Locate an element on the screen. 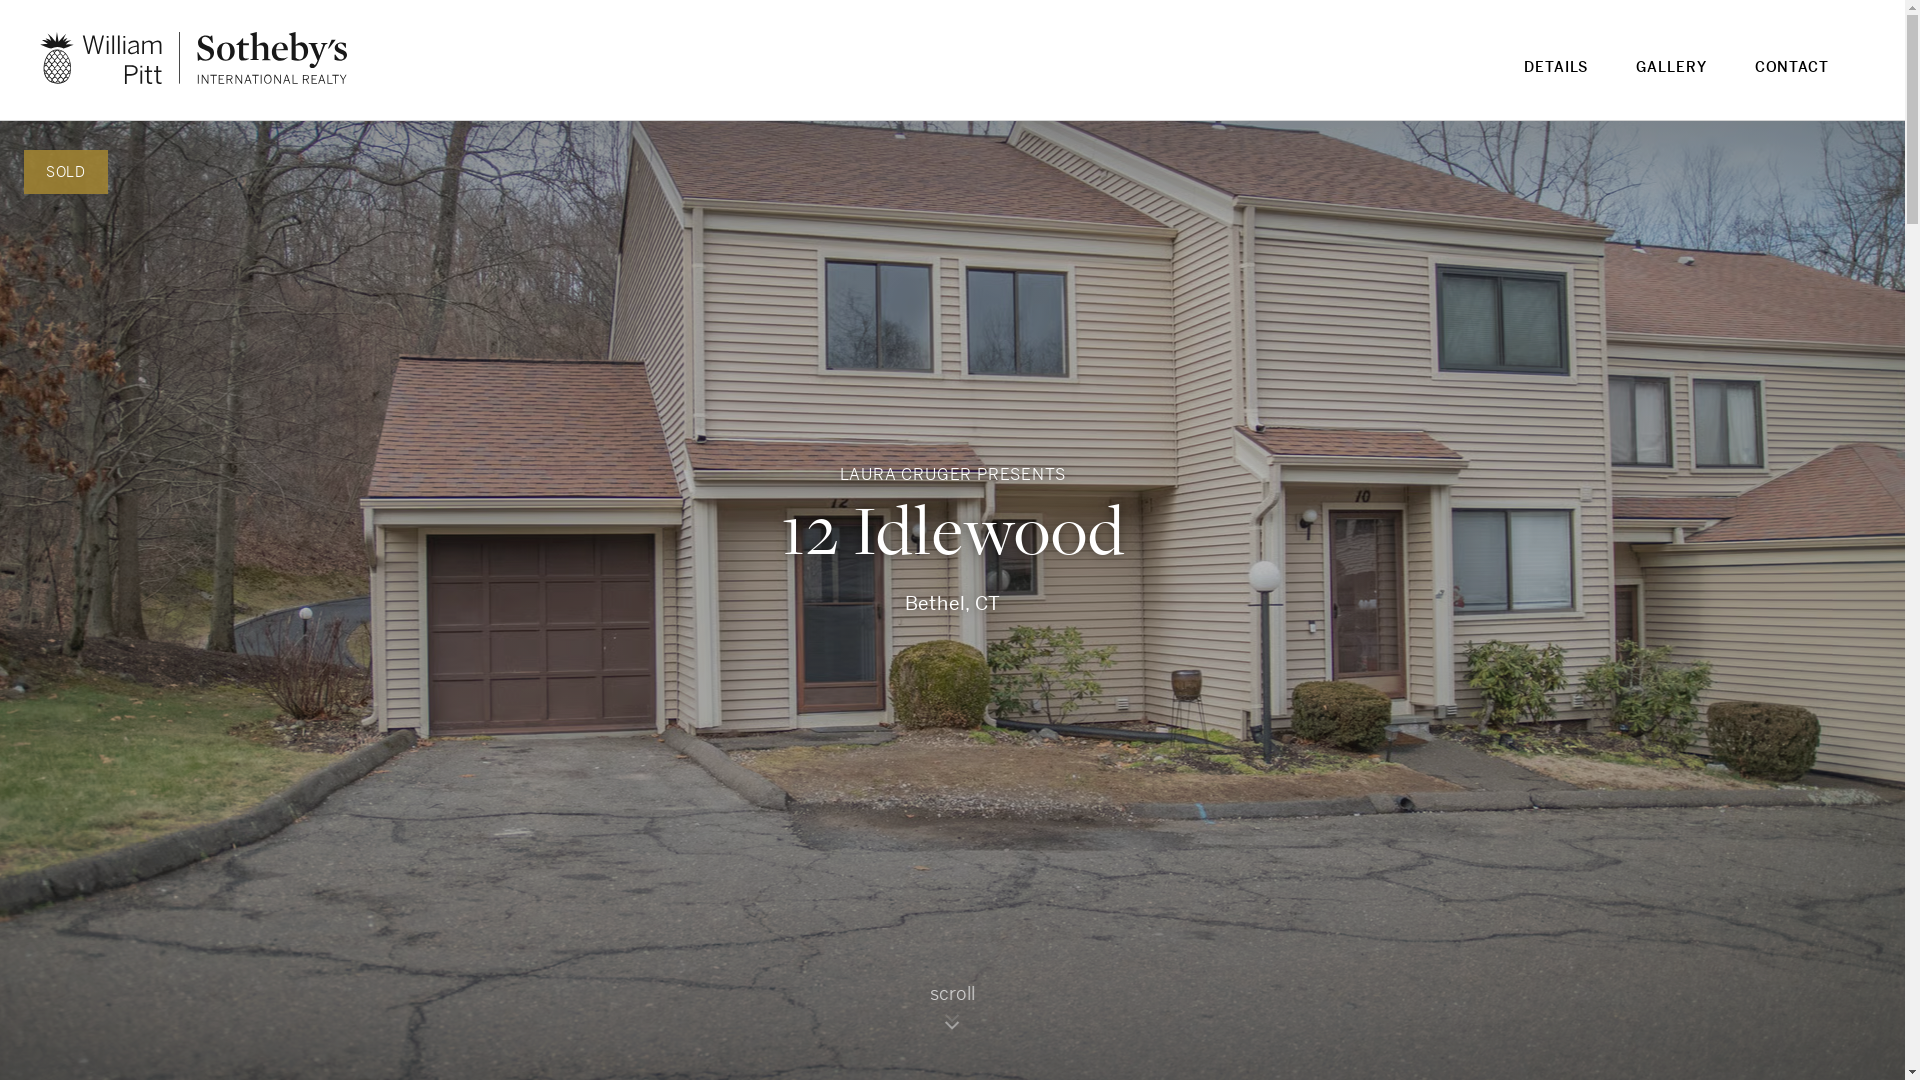 The height and width of the screenshot is (1080, 1920). 'DETAILS' is located at coordinates (1554, 78).